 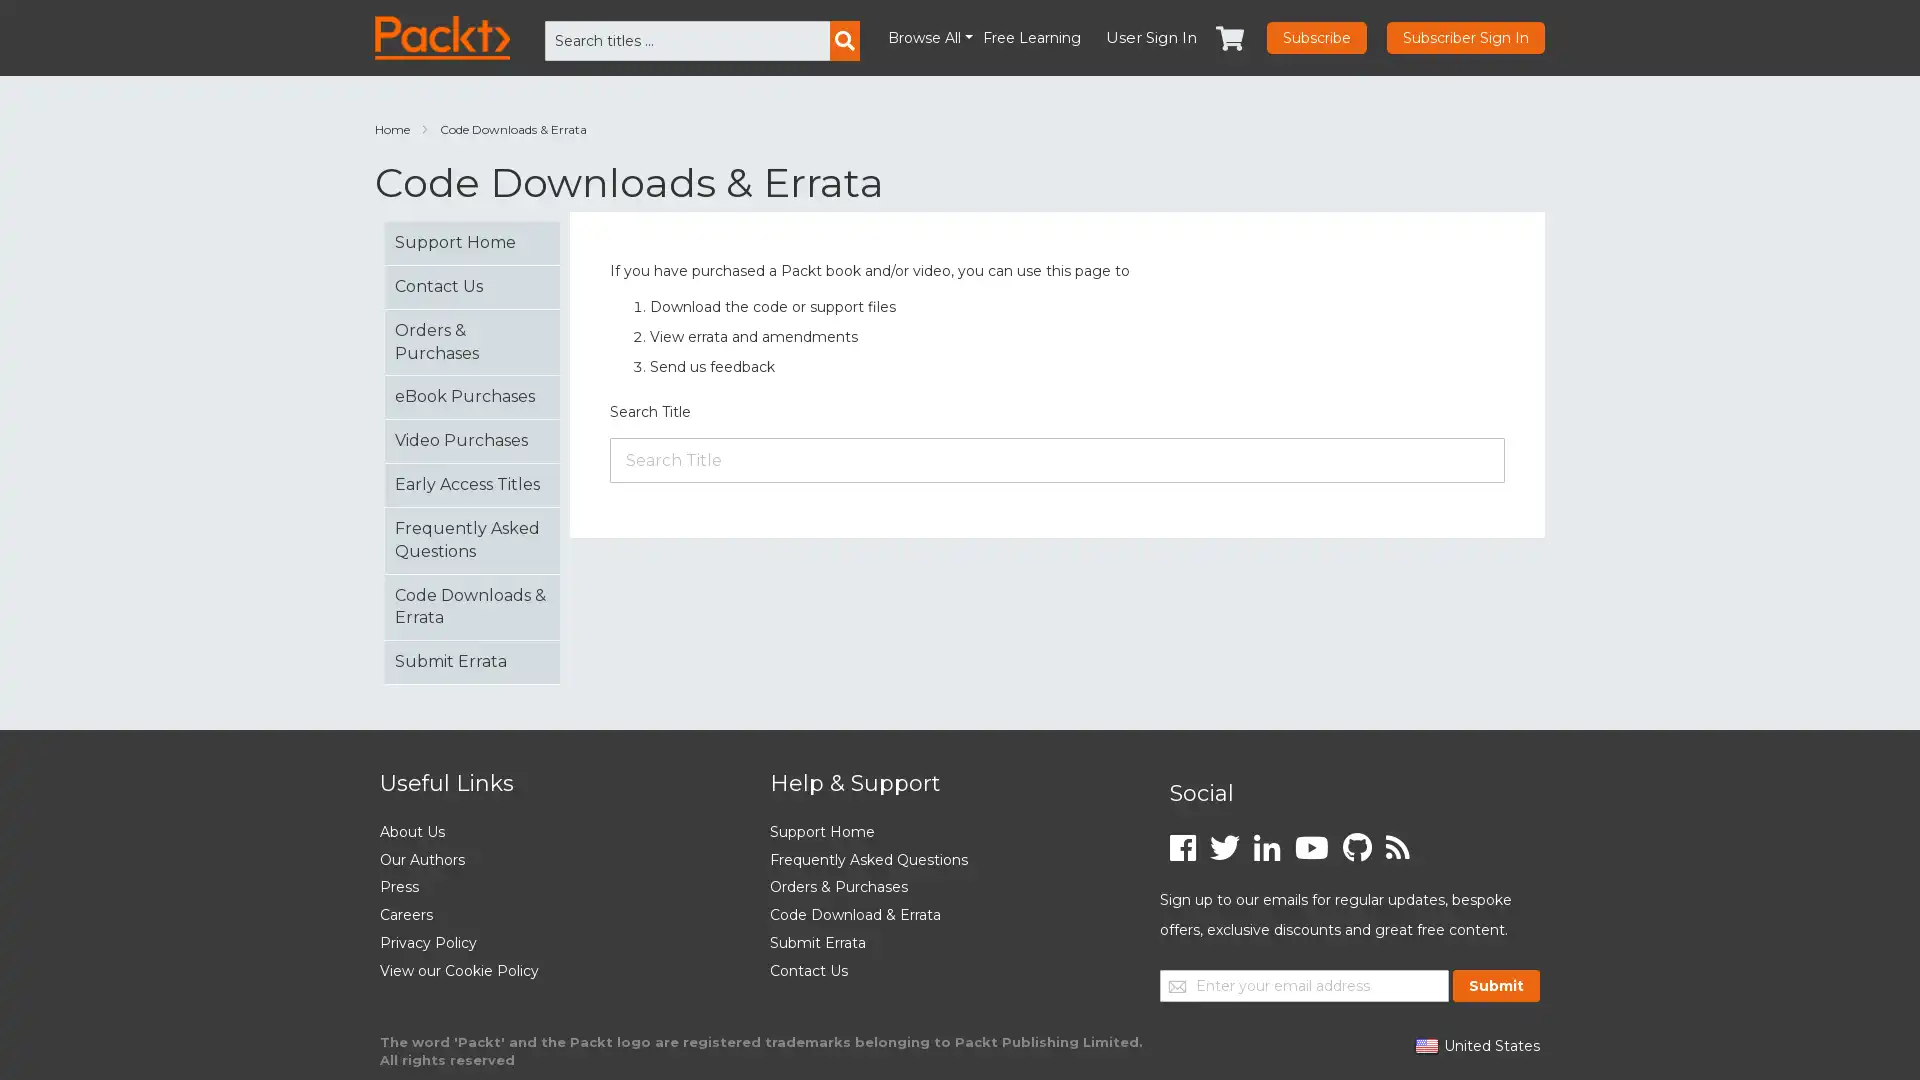 What do you see at coordinates (1635, 1037) in the screenshot?
I see `More Info` at bounding box center [1635, 1037].